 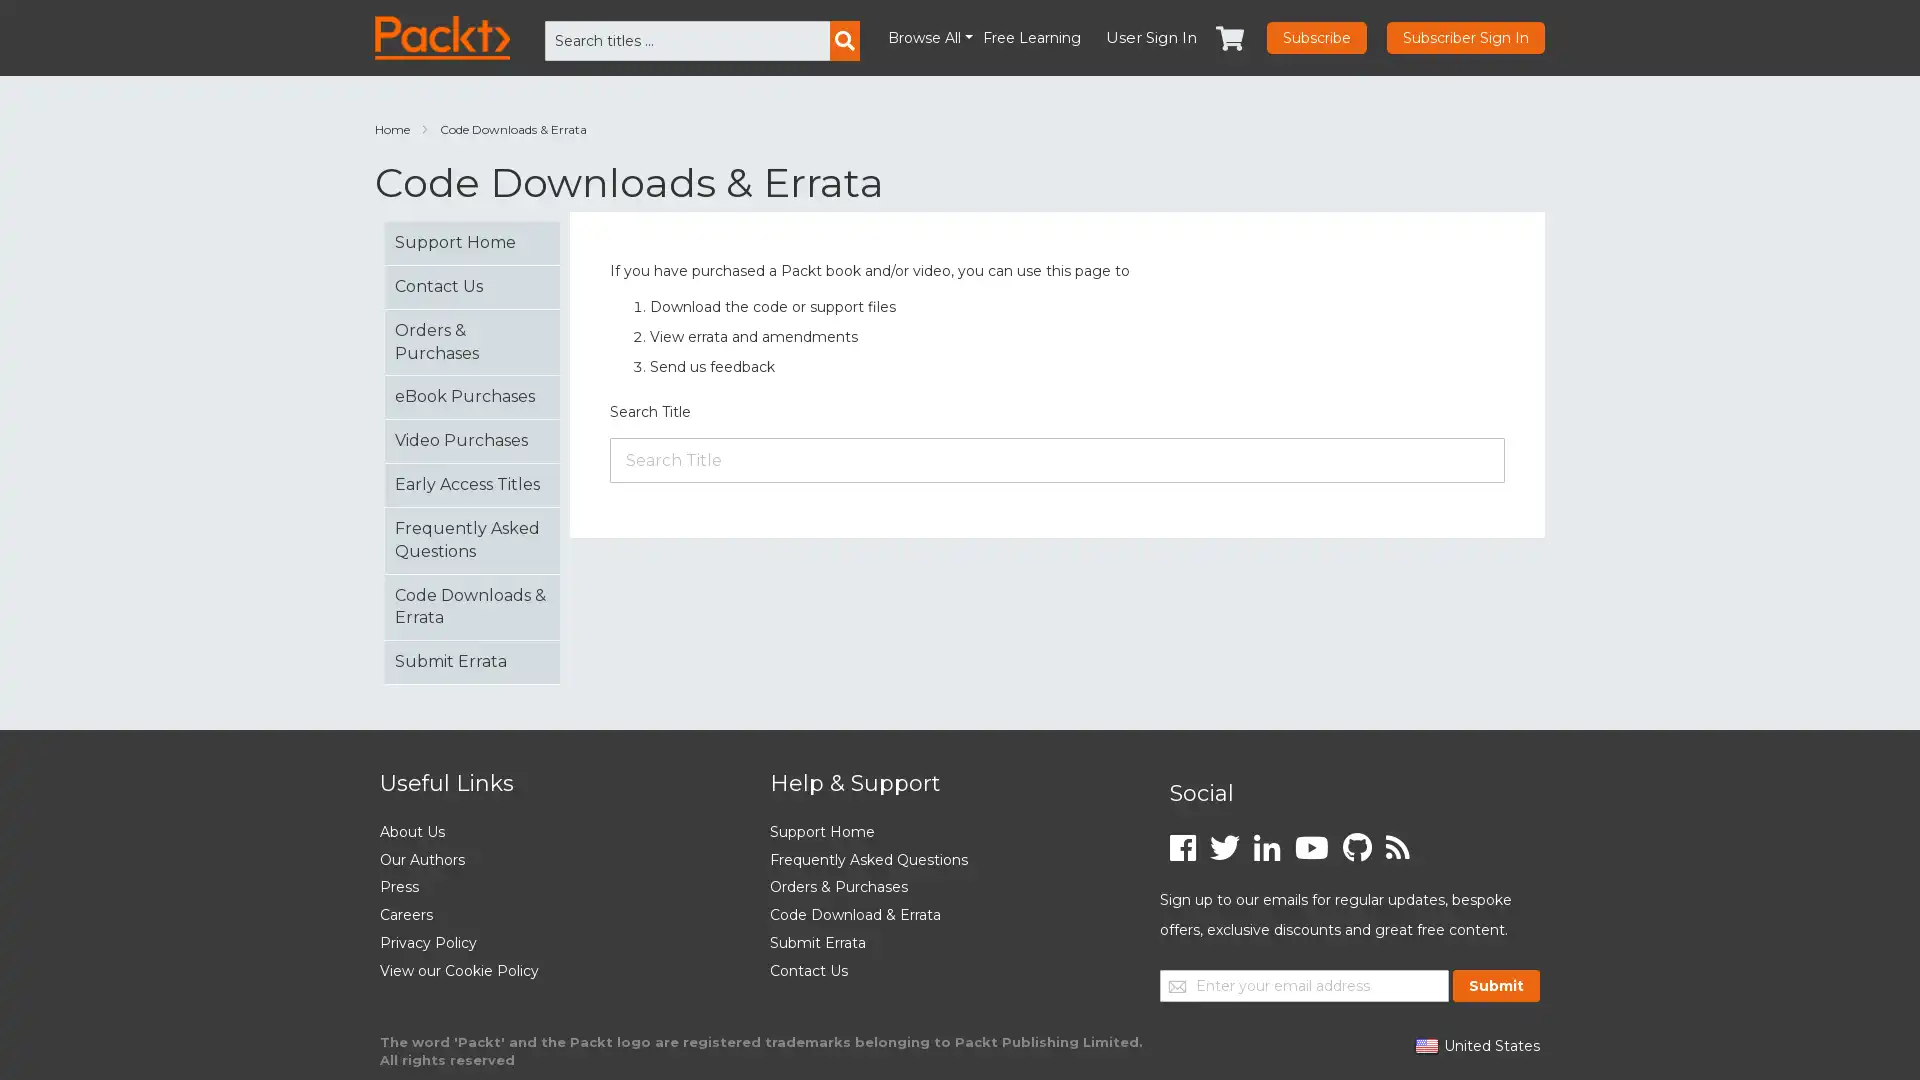 What do you see at coordinates (1635, 1037) in the screenshot?
I see `More Info` at bounding box center [1635, 1037].